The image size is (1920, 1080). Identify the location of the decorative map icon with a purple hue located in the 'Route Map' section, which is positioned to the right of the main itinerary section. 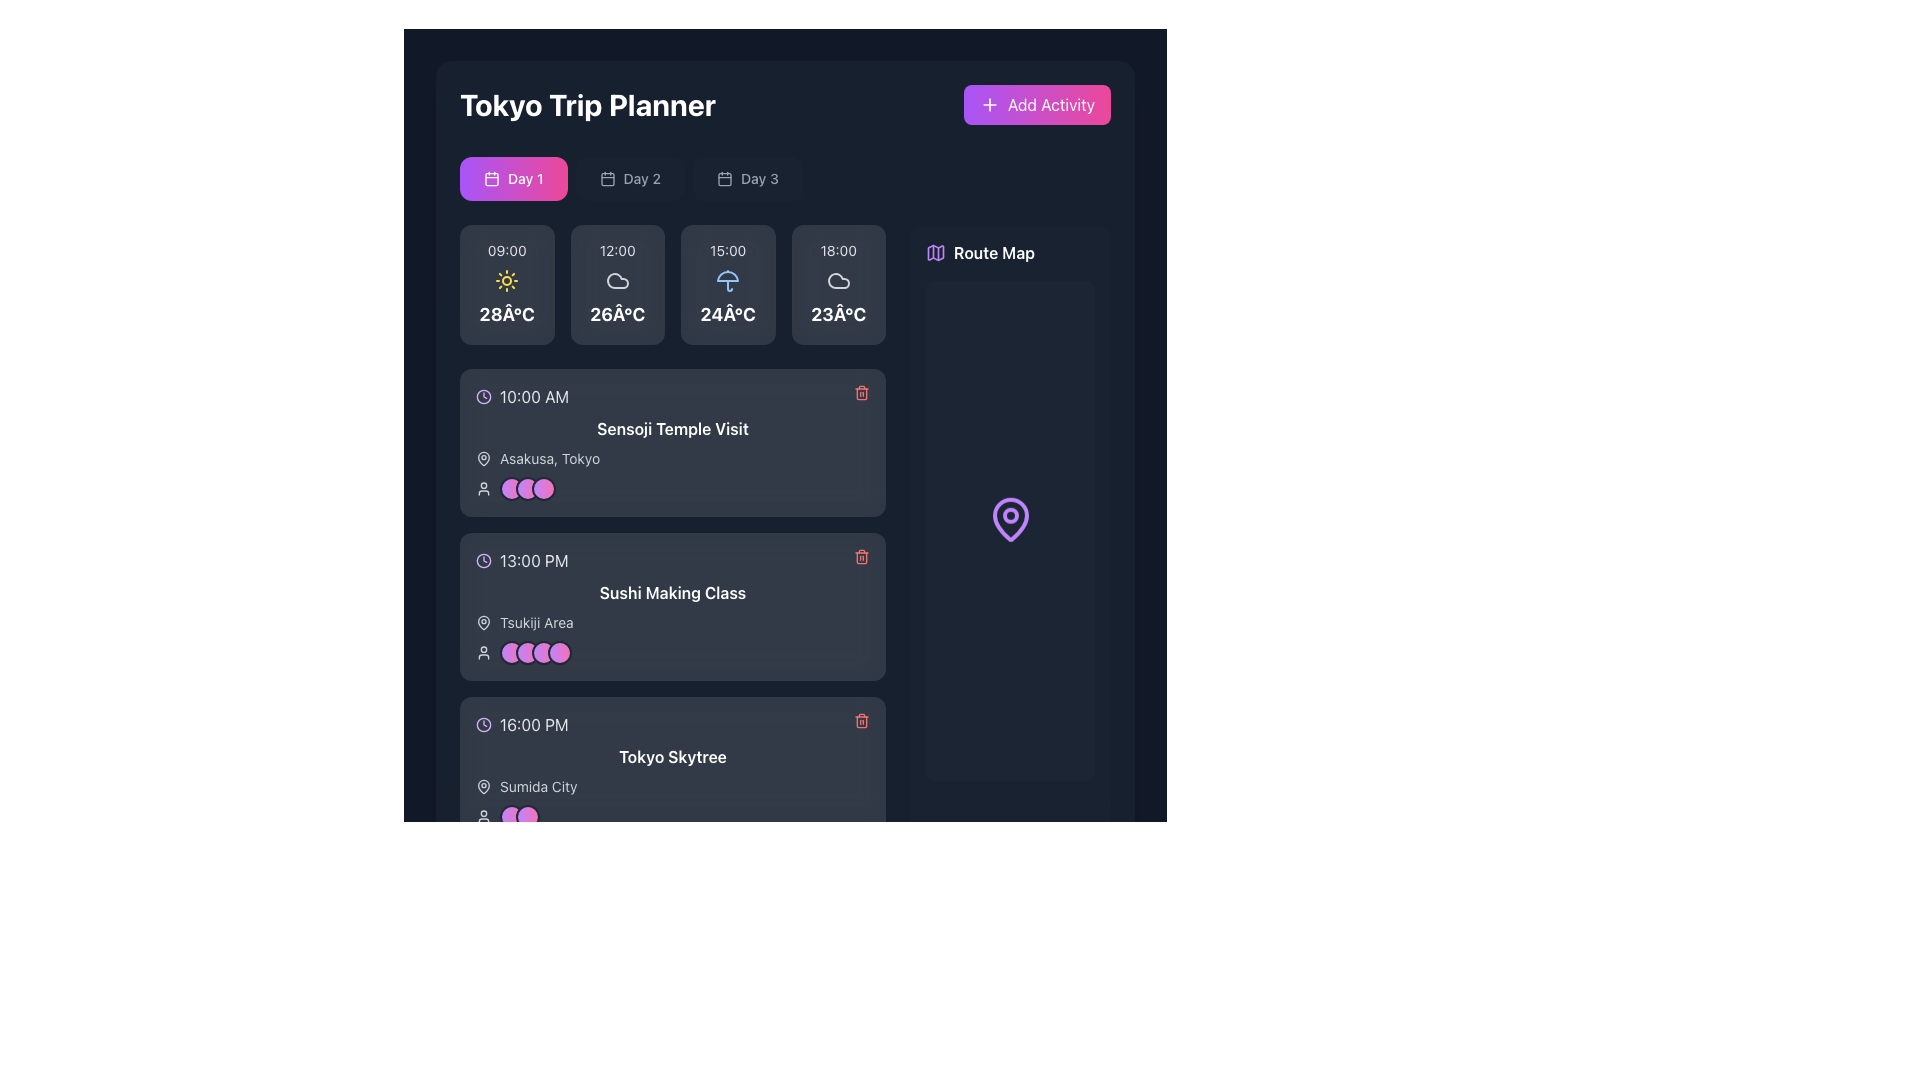
(935, 252).